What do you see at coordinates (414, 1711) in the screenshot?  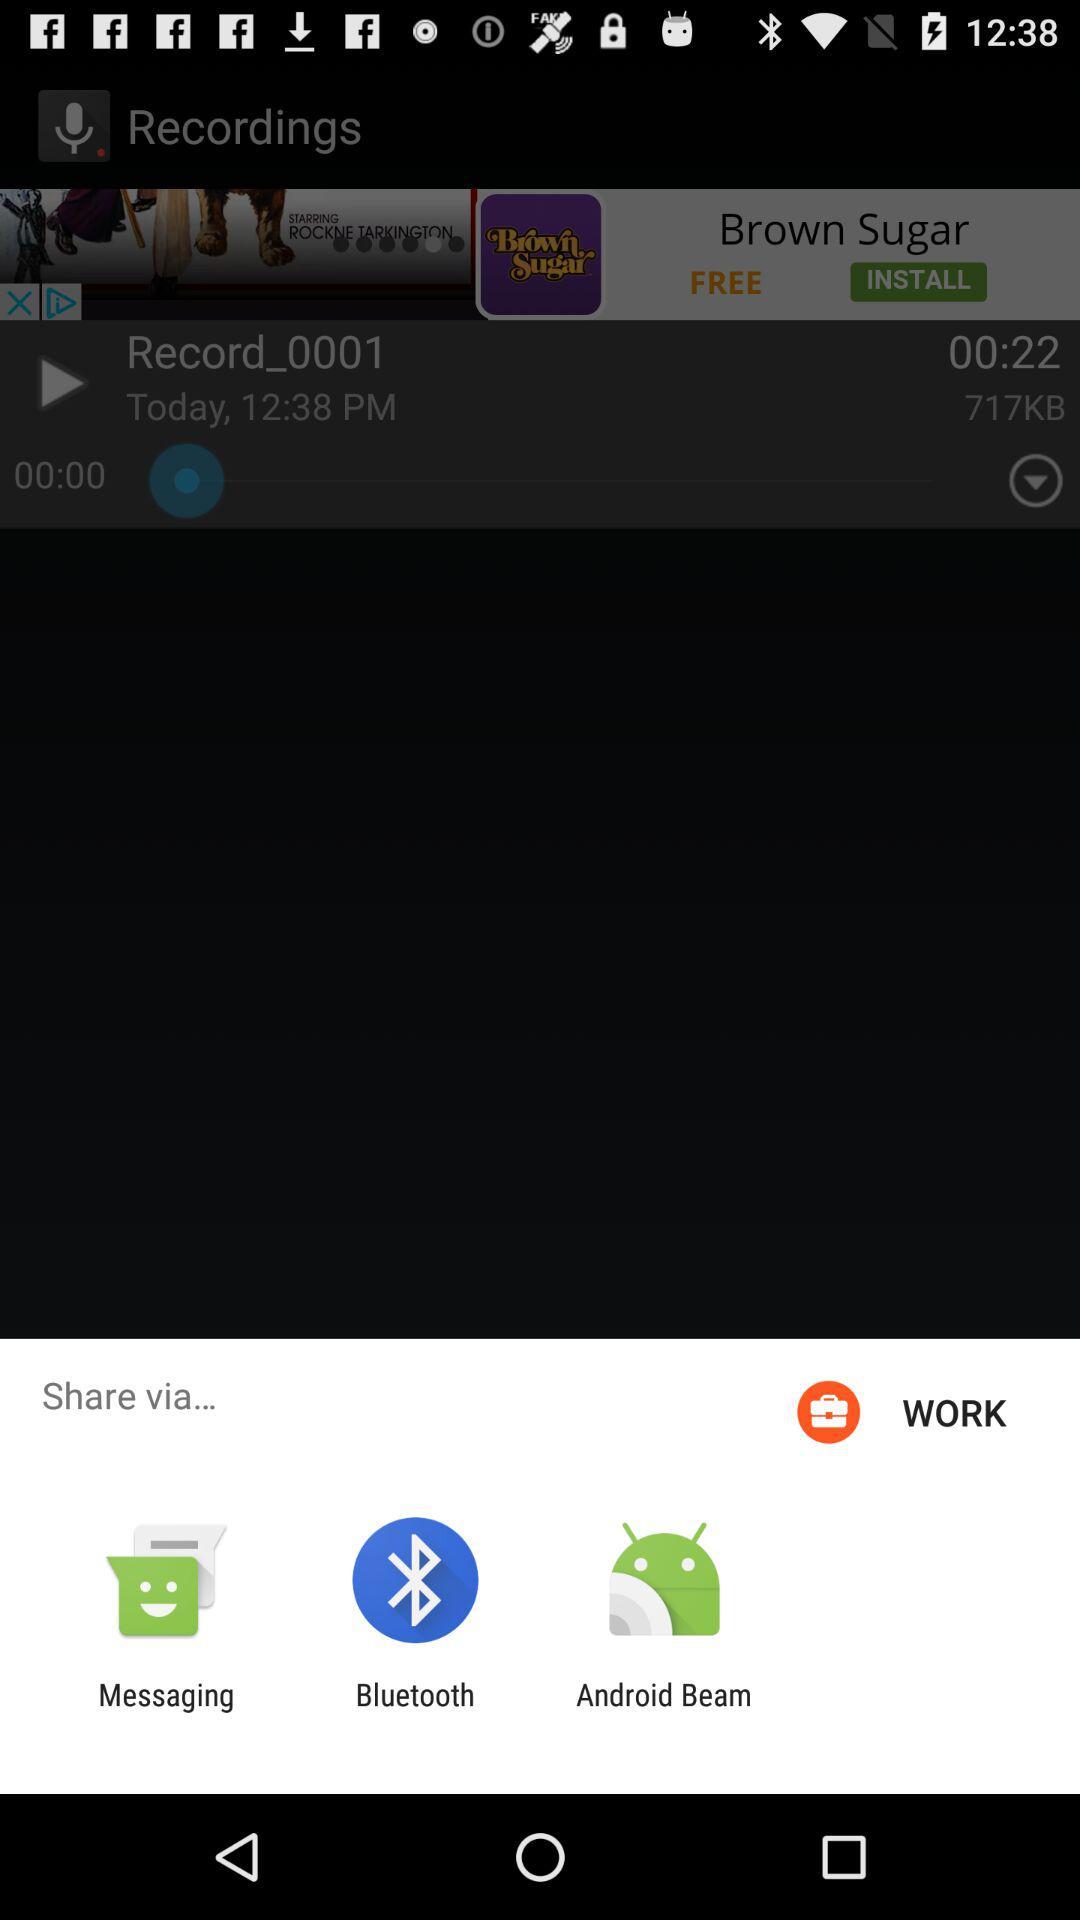 I see `bluetooth item` at bounding box center [414, 1711].